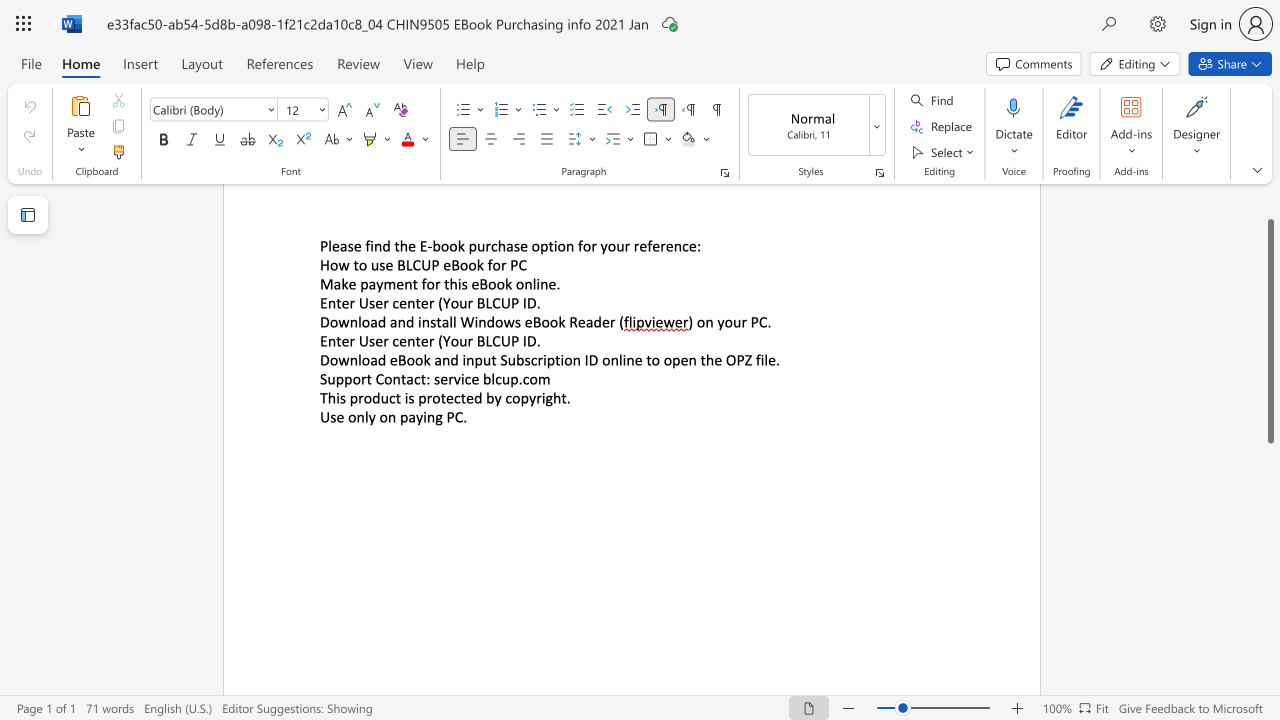 The height and width of the screenshot is (720, 1280). I want to click on the scrollbar and move up 50 pixels, so click(1269, 330).